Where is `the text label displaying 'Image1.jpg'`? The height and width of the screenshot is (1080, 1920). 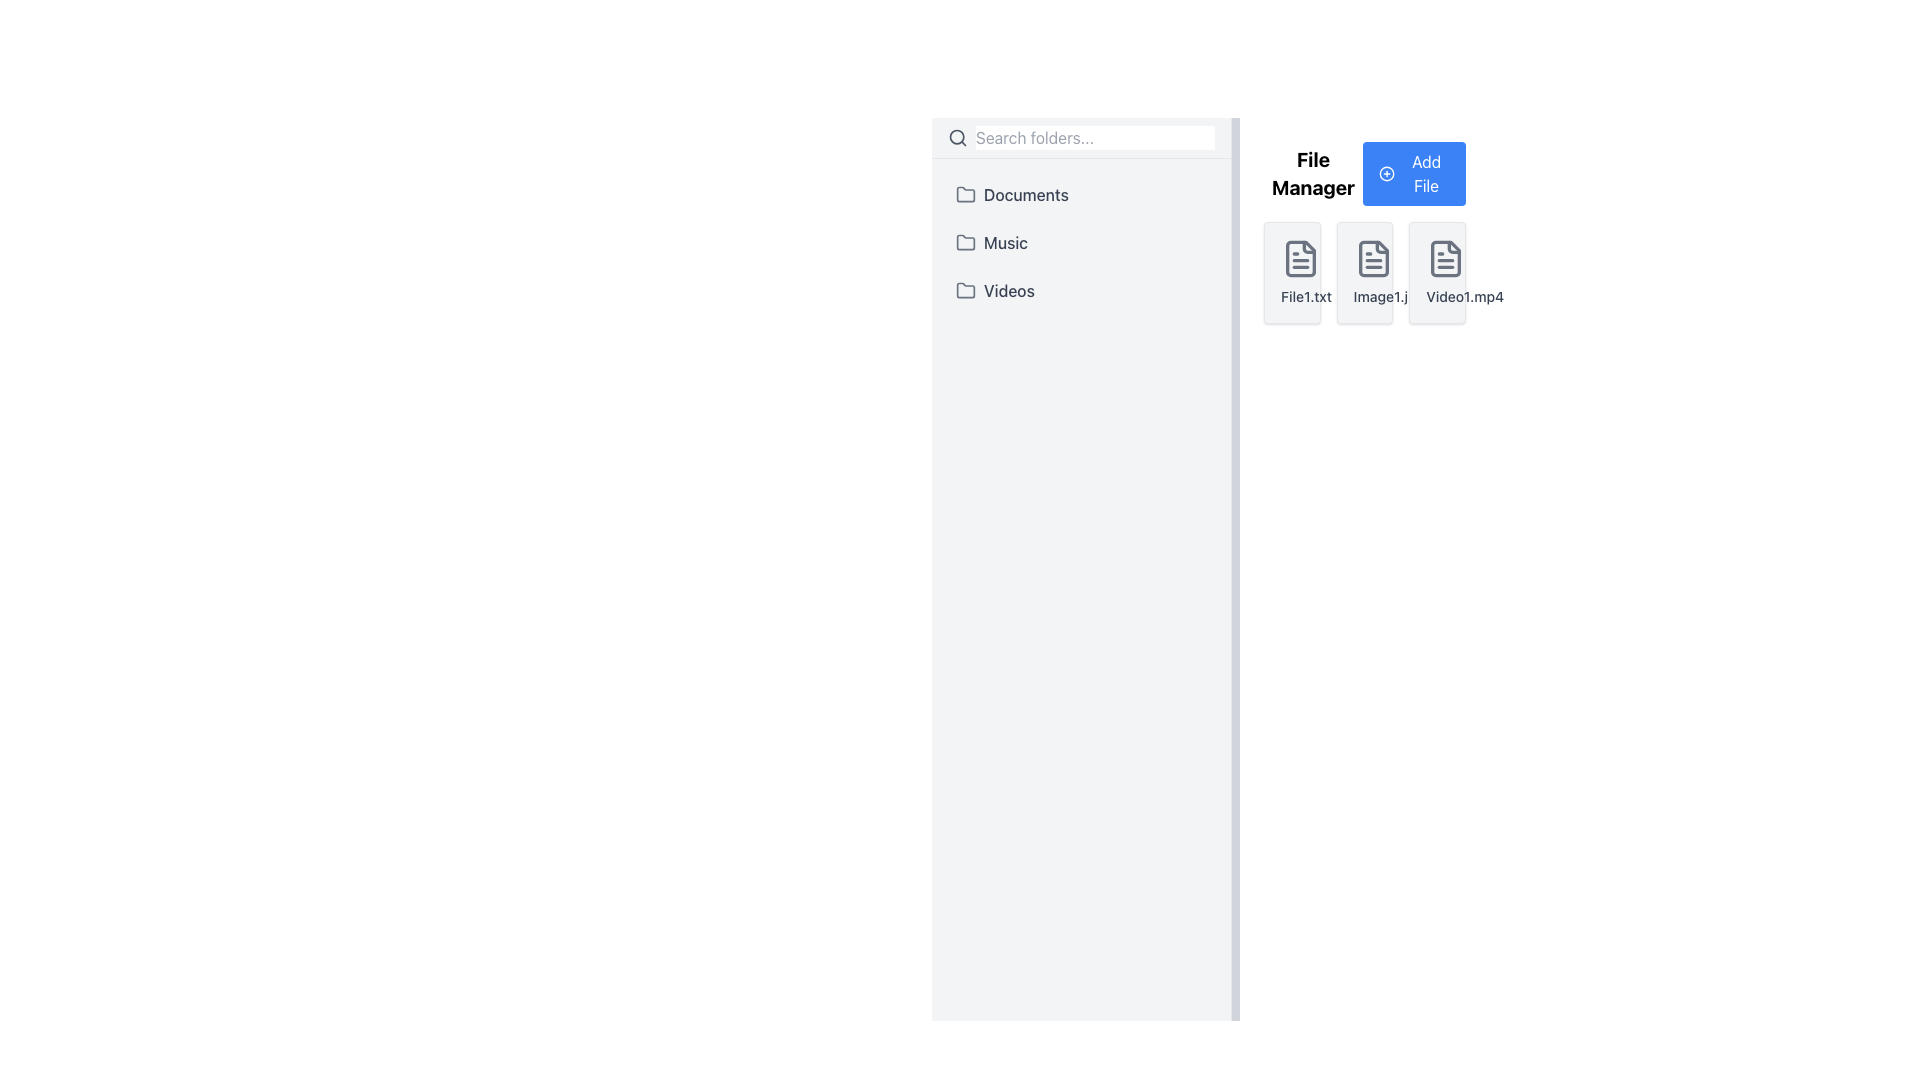 the text label displaying 'Image1.jpg' is located at coordinates (1363, 297).